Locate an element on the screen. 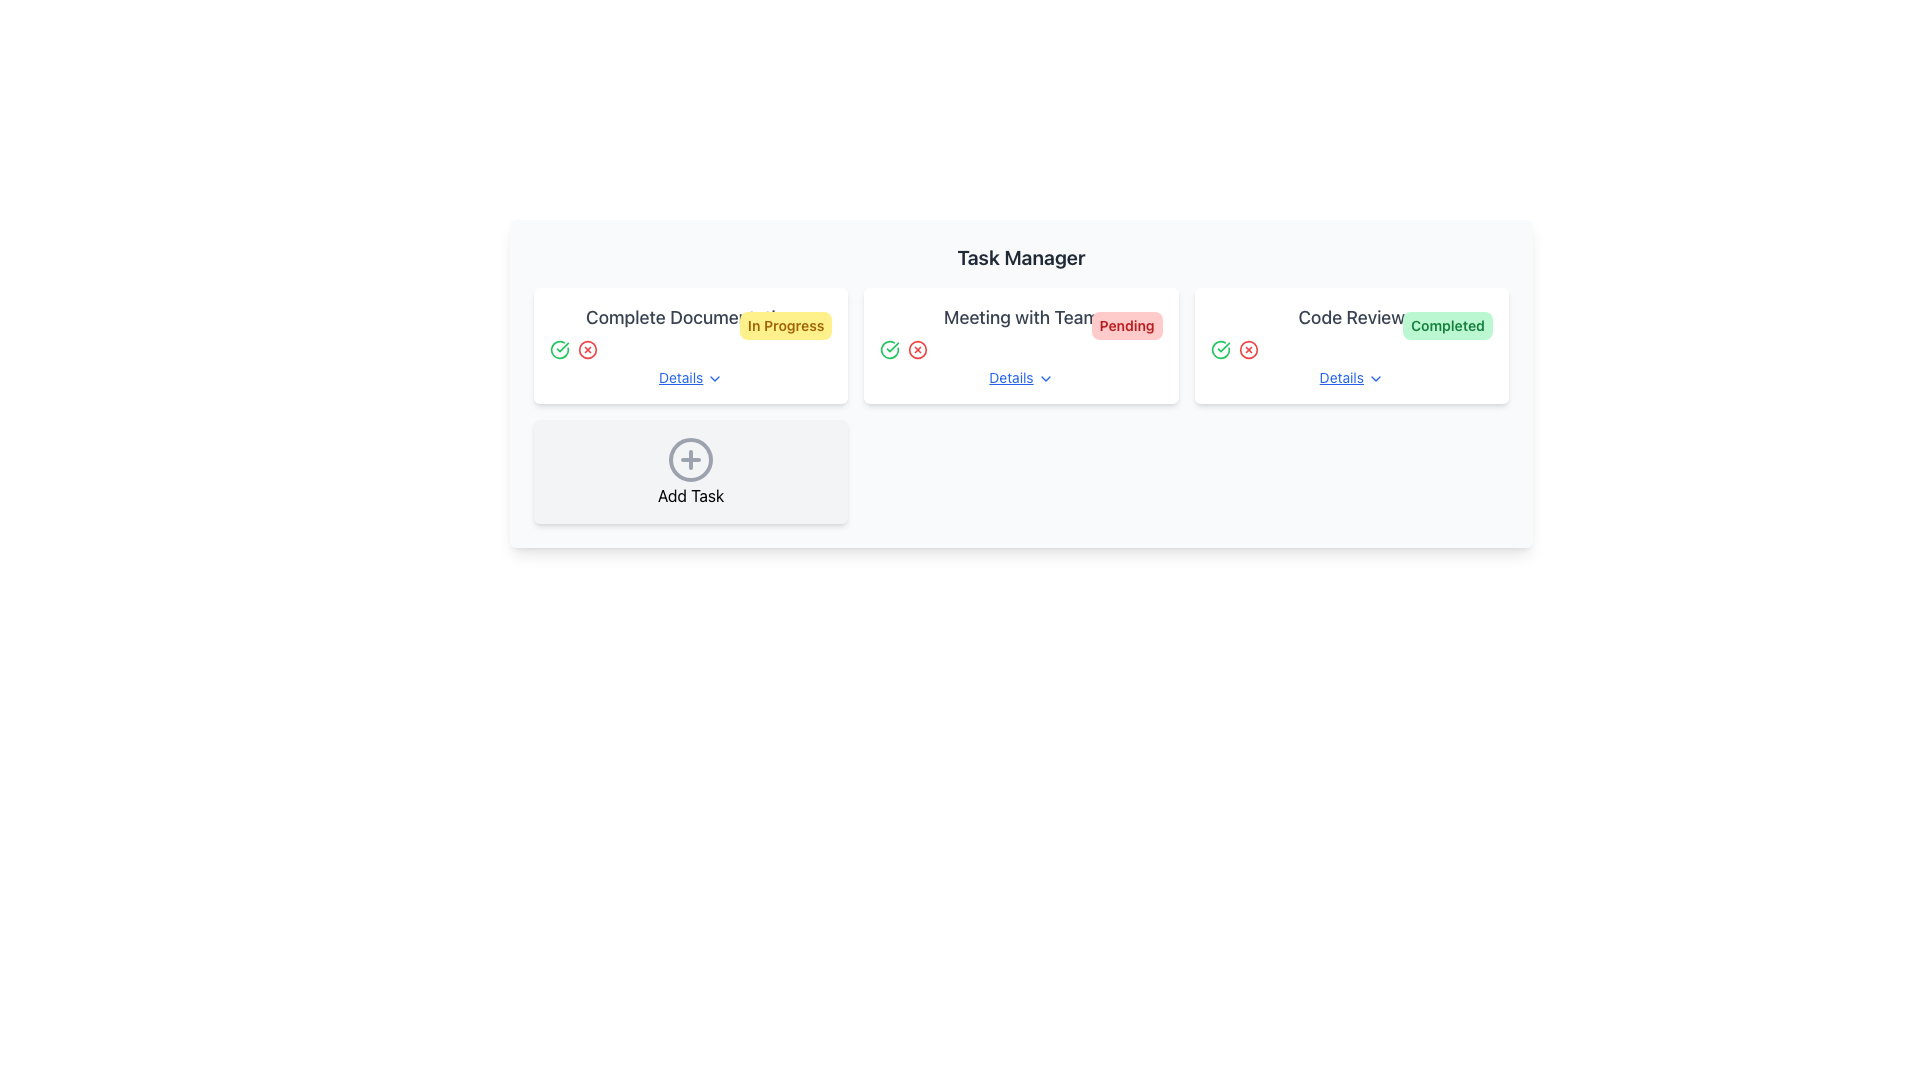  the Chevron Down icon is located at coordinates (1374, 379).